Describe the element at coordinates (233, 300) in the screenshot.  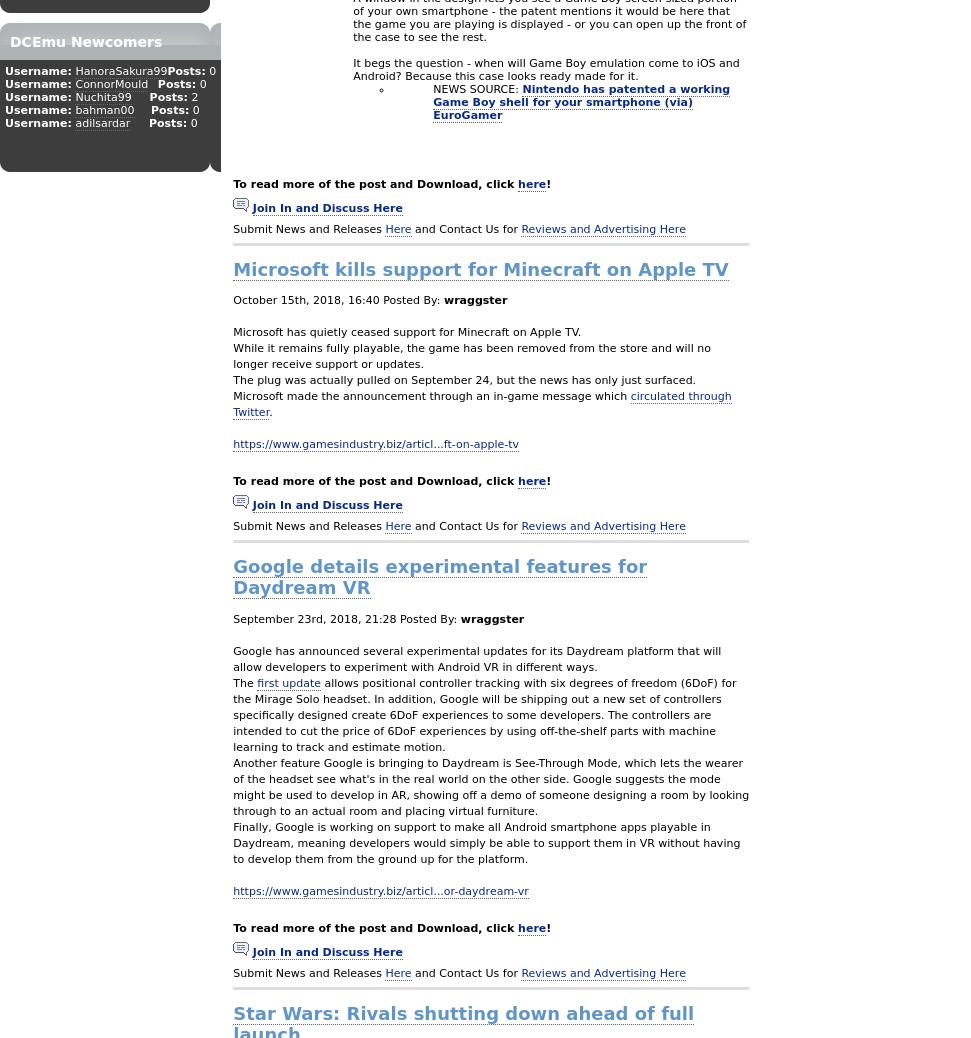
I see `'October 15th, 2018, 16:40'` at that location.